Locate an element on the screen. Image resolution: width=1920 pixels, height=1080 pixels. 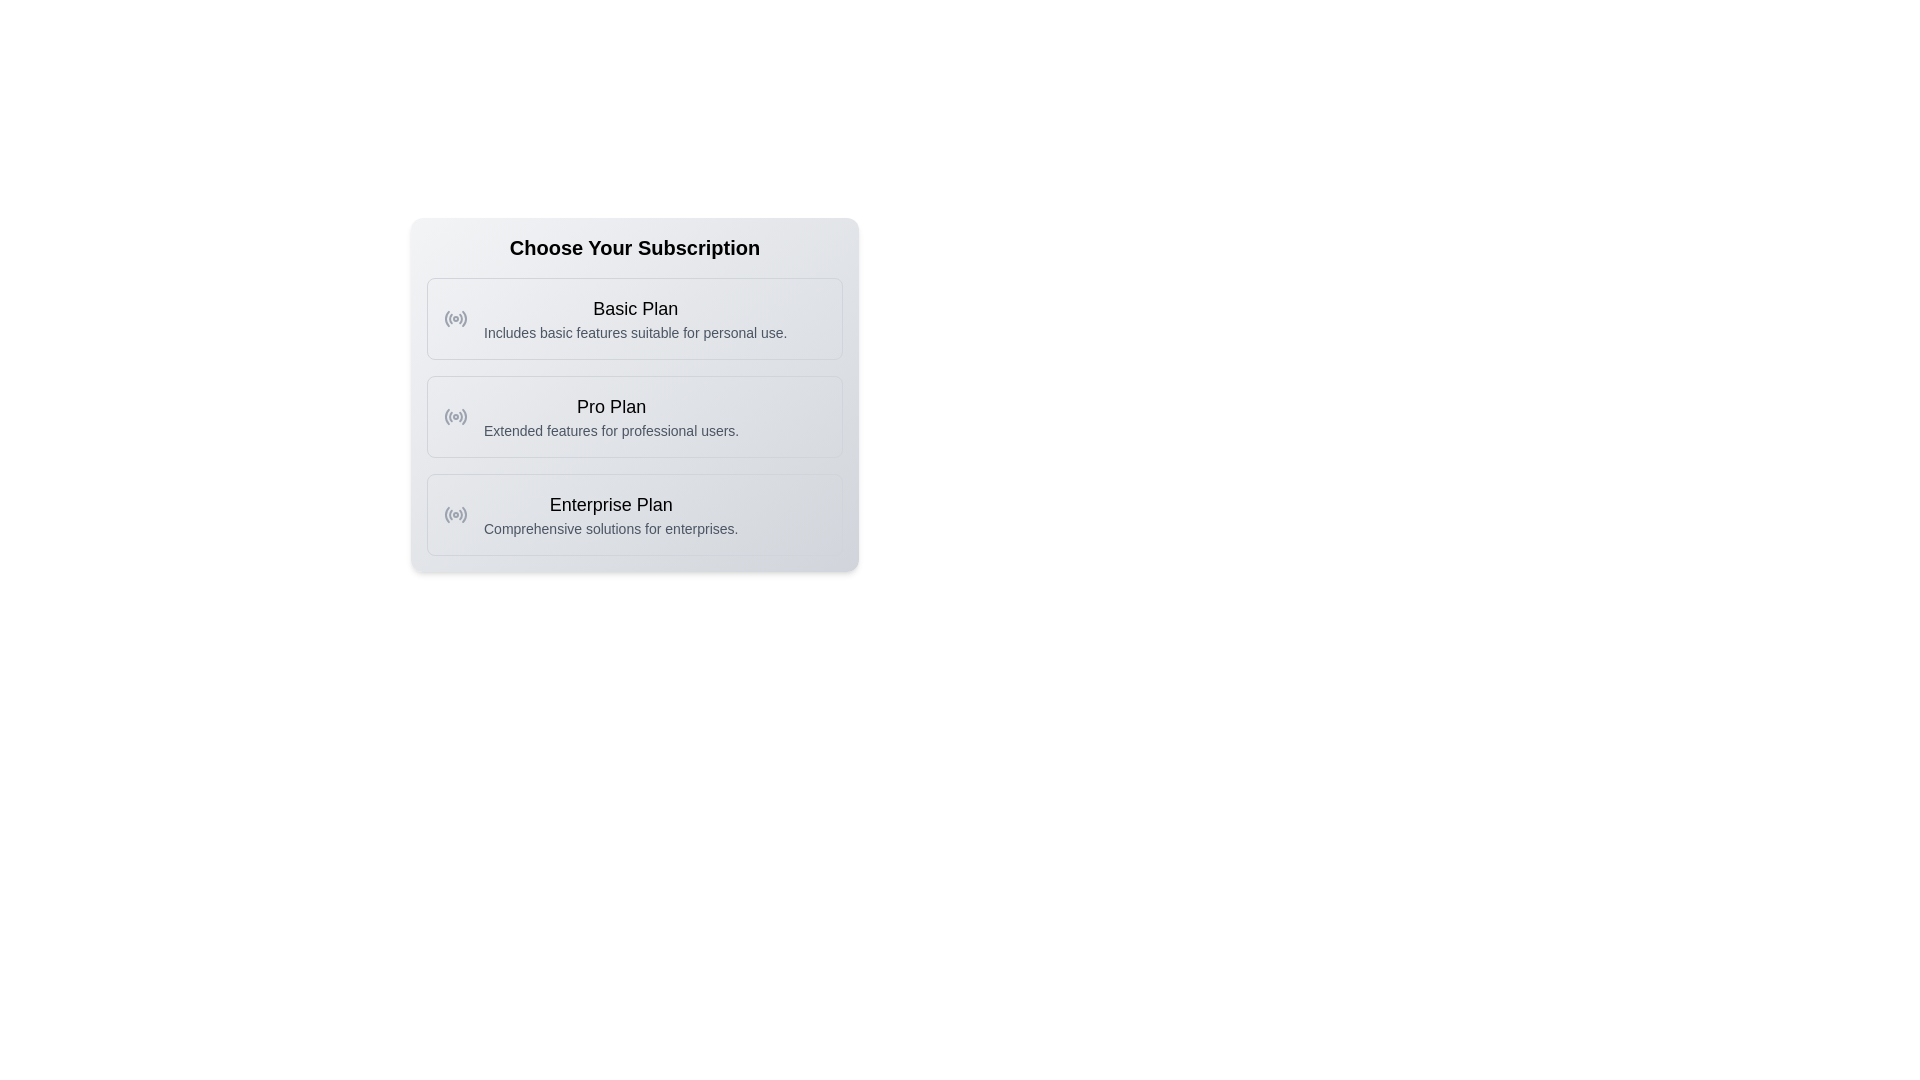
text from the 'Basic Plan' label, which is displayed prominently in a medium-sized, bold font at the top of the subscription options card is located at coordinates (634, 308).